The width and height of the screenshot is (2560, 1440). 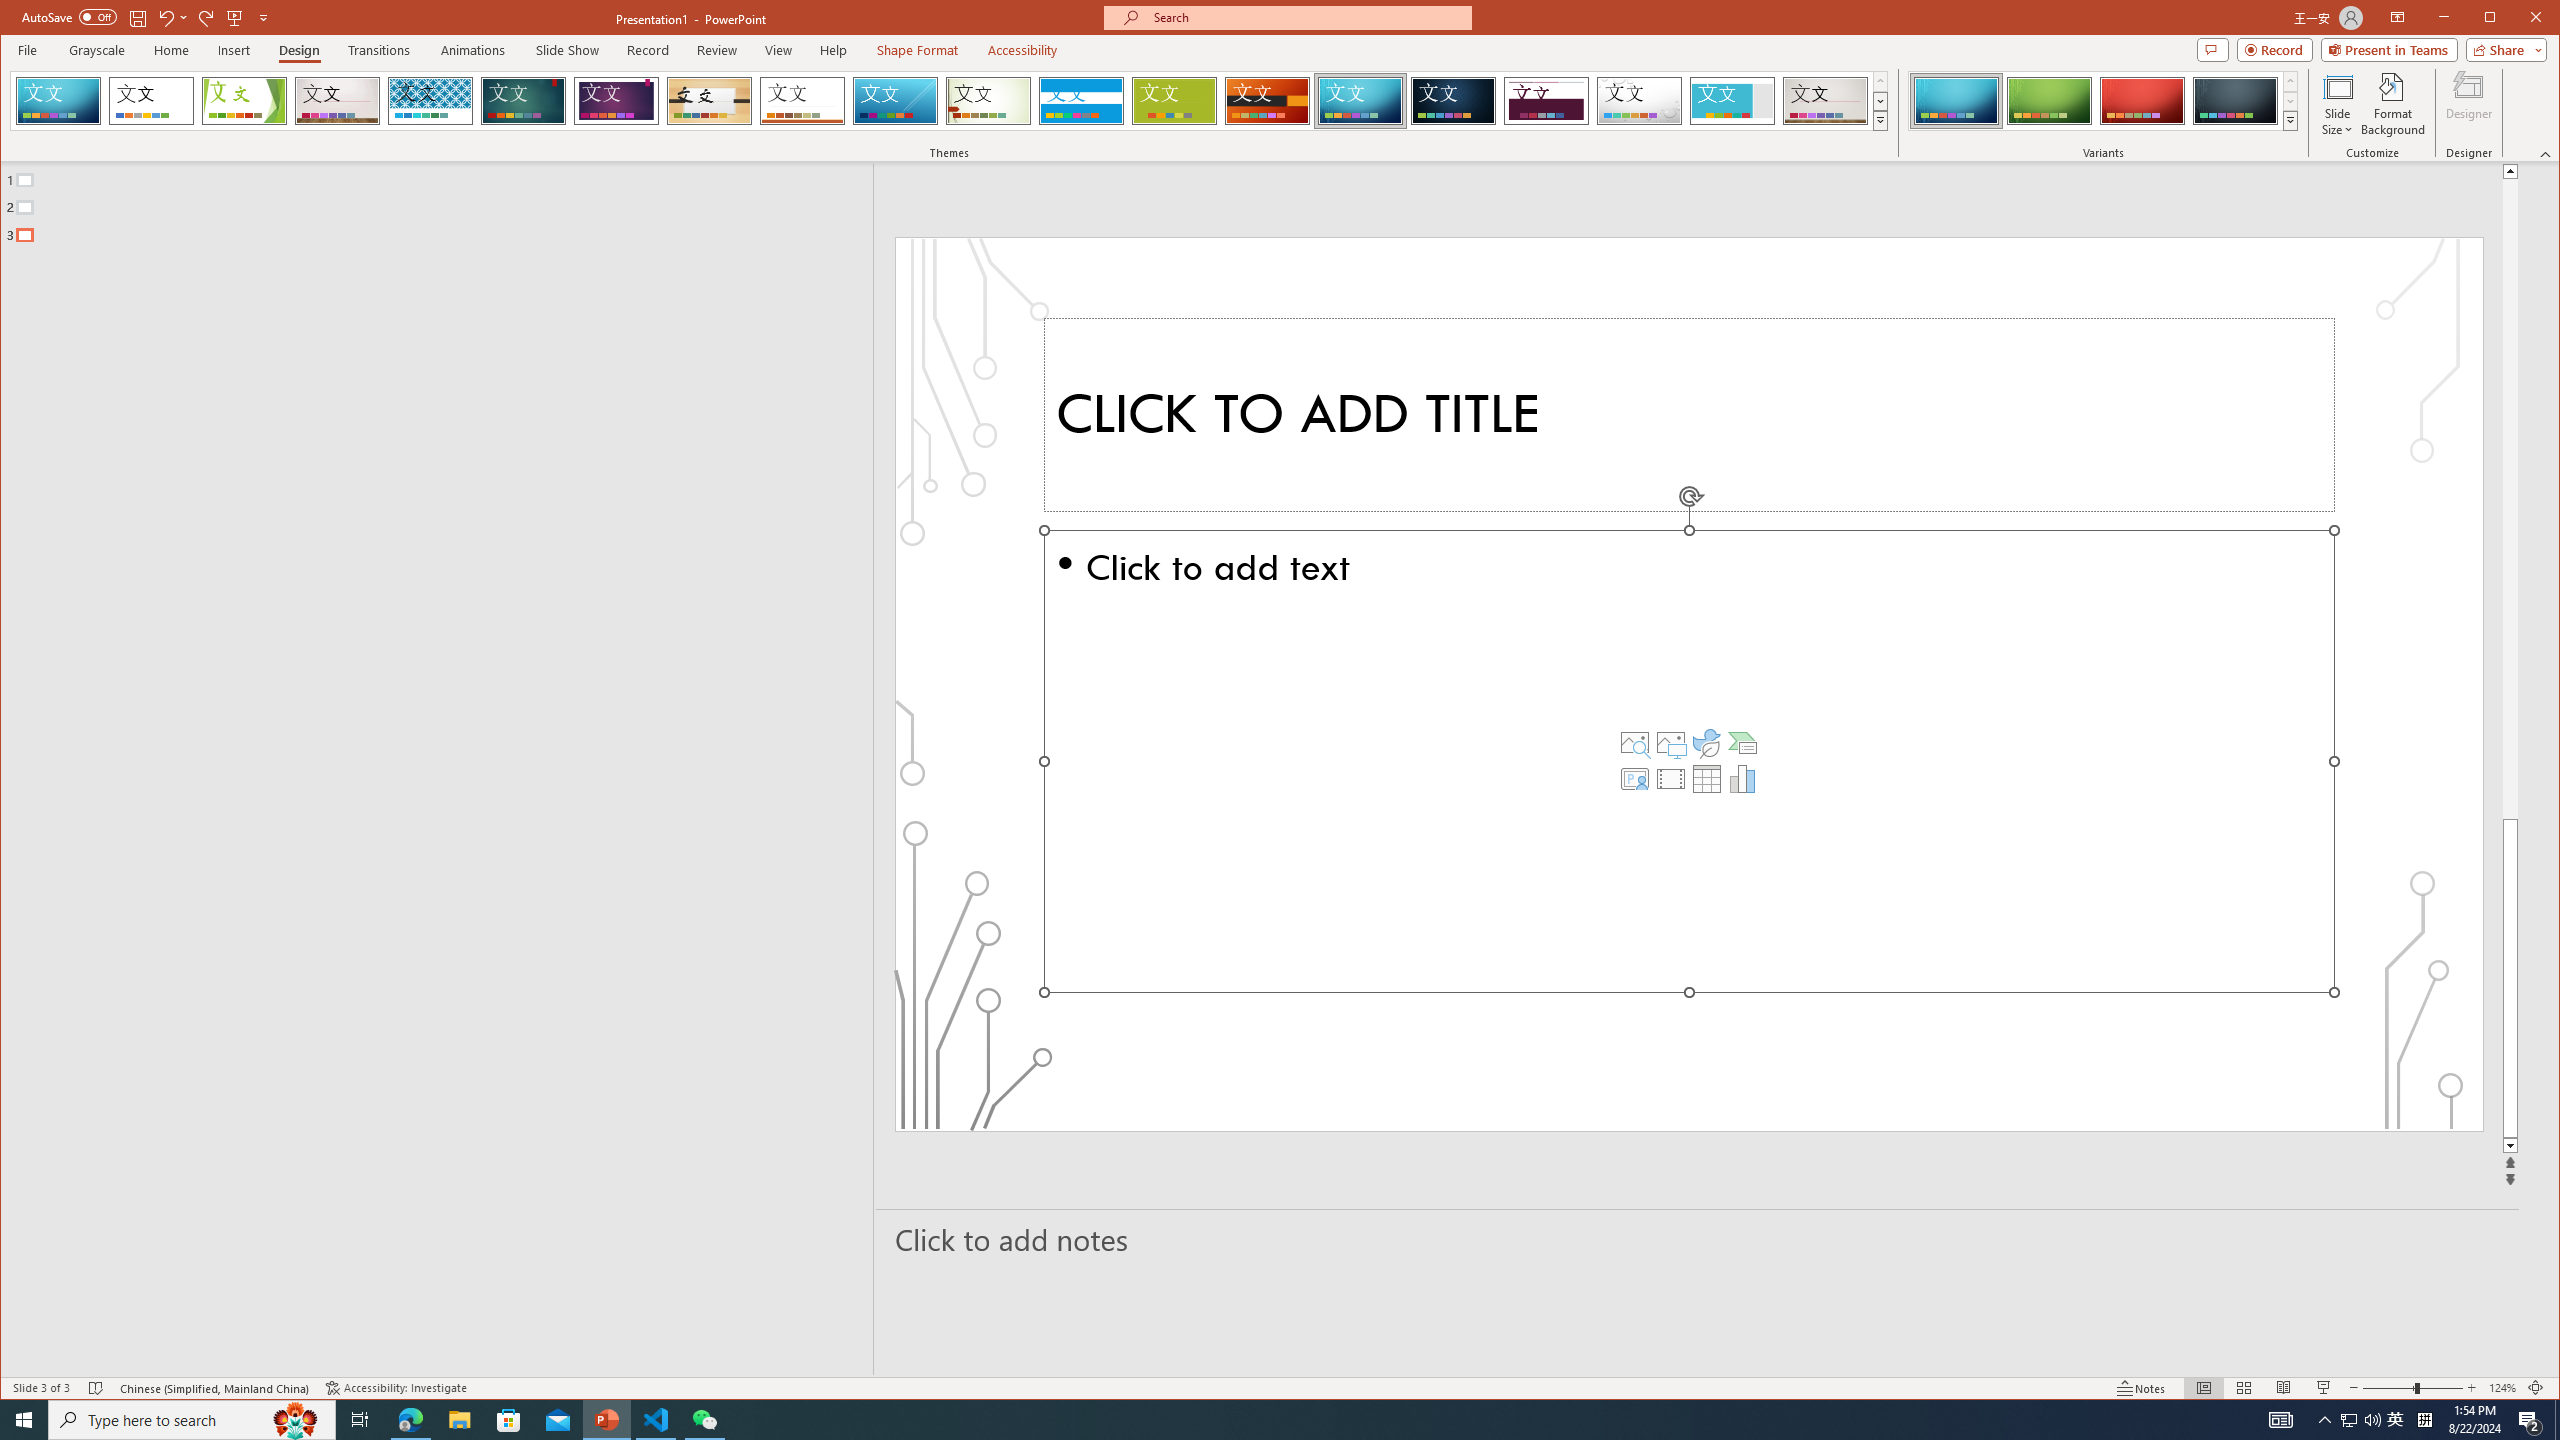 I want to click on 'Integral', so click(x=429, y=100).